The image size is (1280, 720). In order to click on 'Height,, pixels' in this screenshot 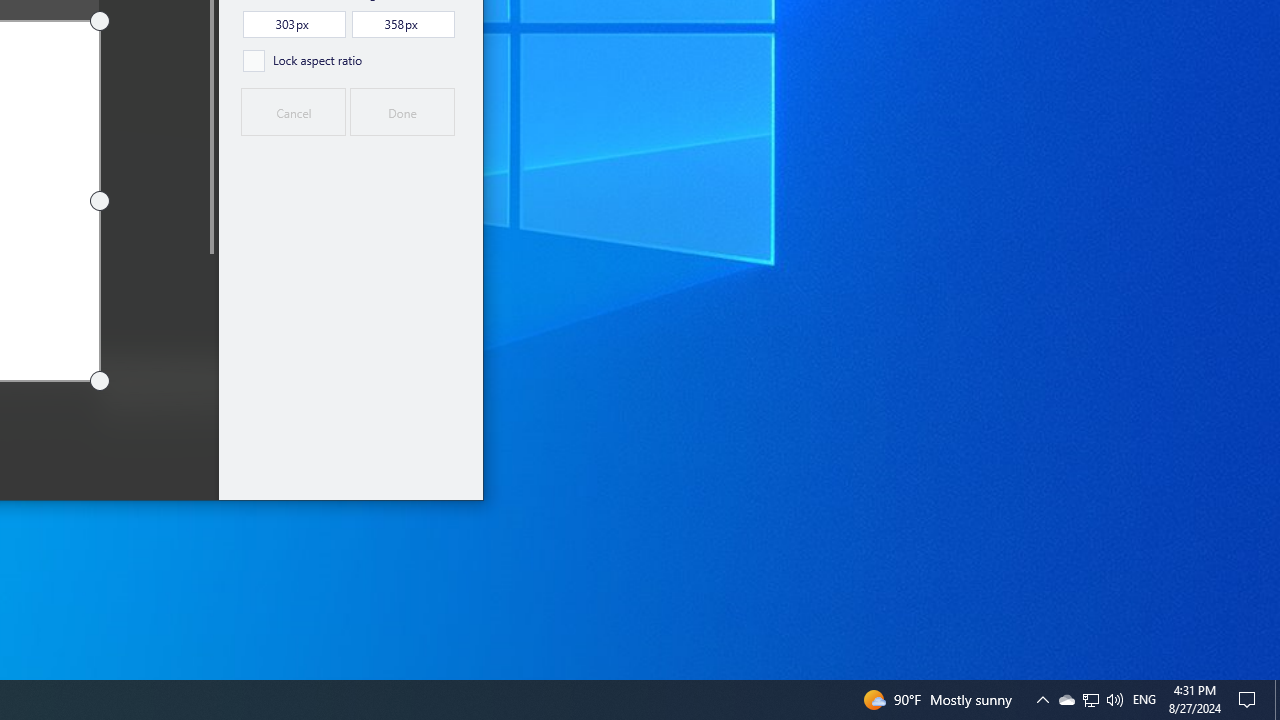, I will do `click(402, 24)`.